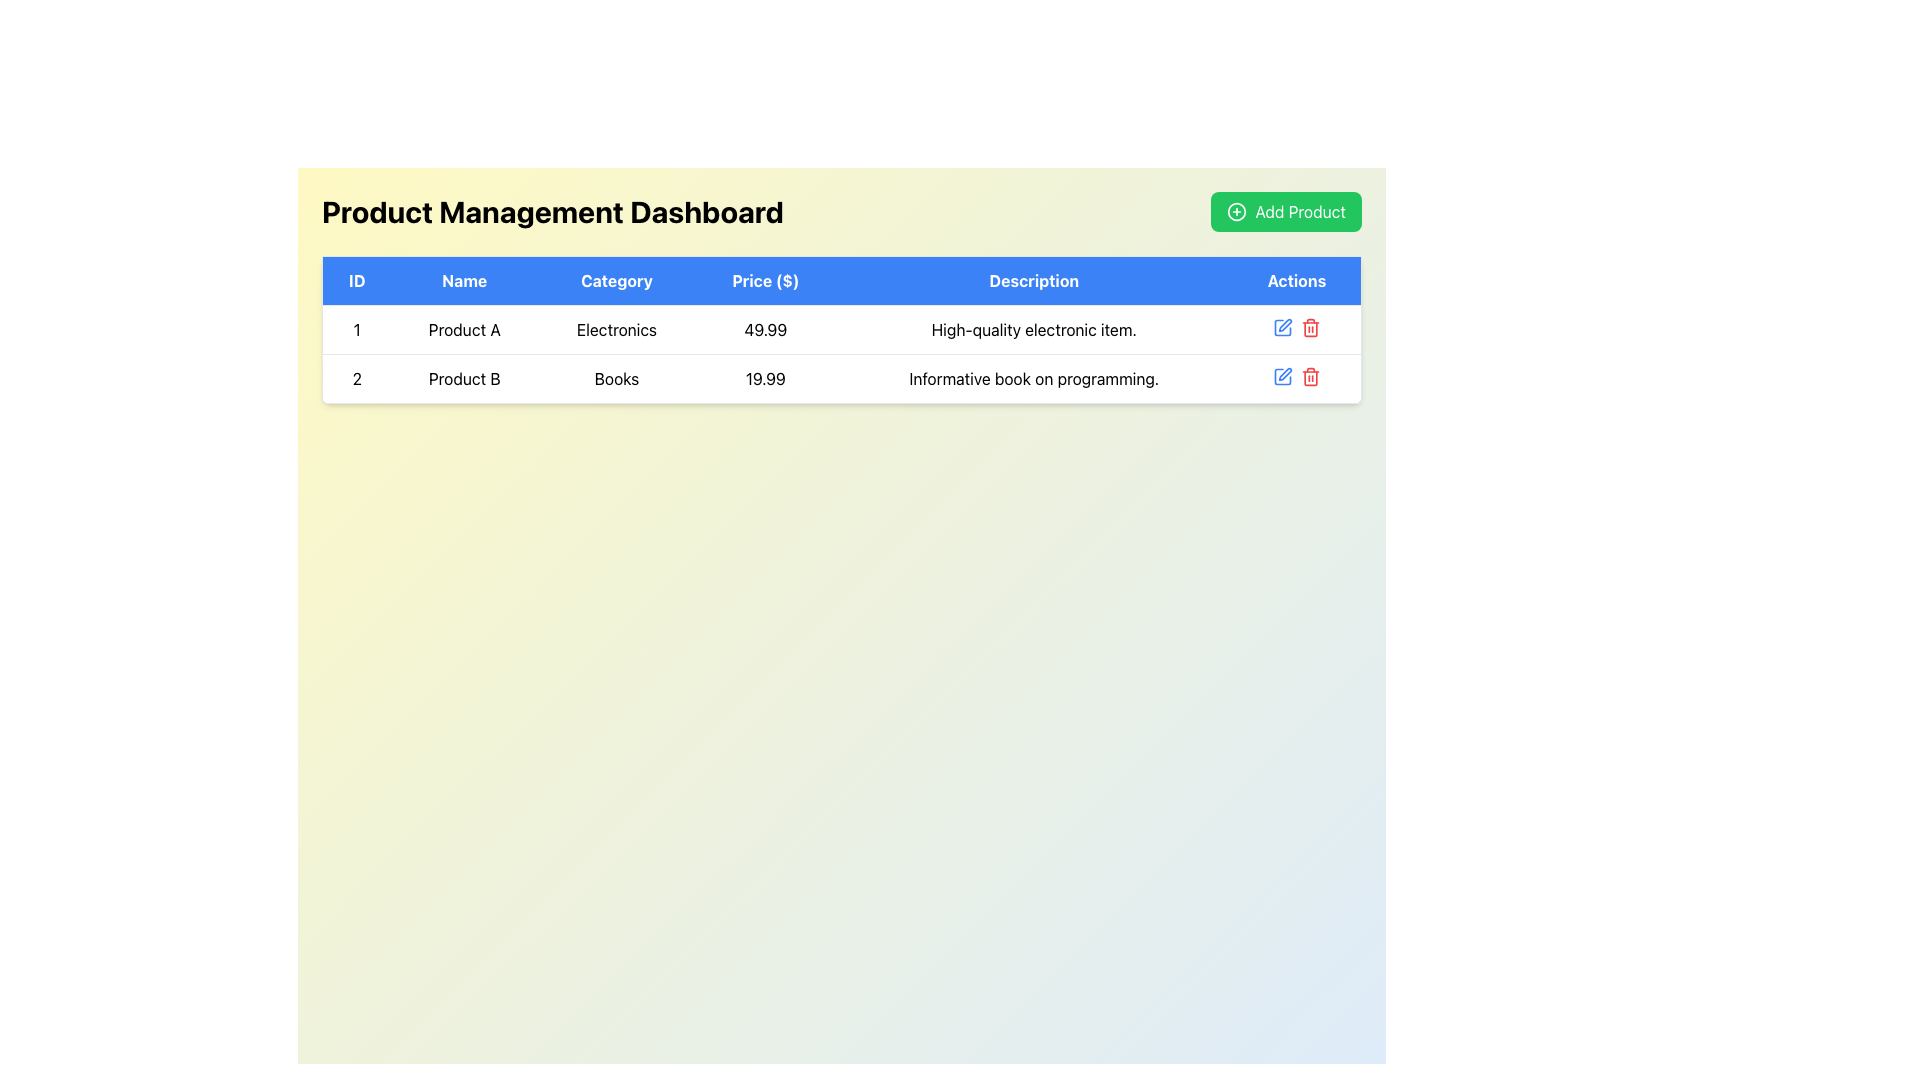  I want to click on the 'Actions' table header cell, which is the last column header in the top row of a product information table, styled with a blue background and white text, so click(1297, 281).